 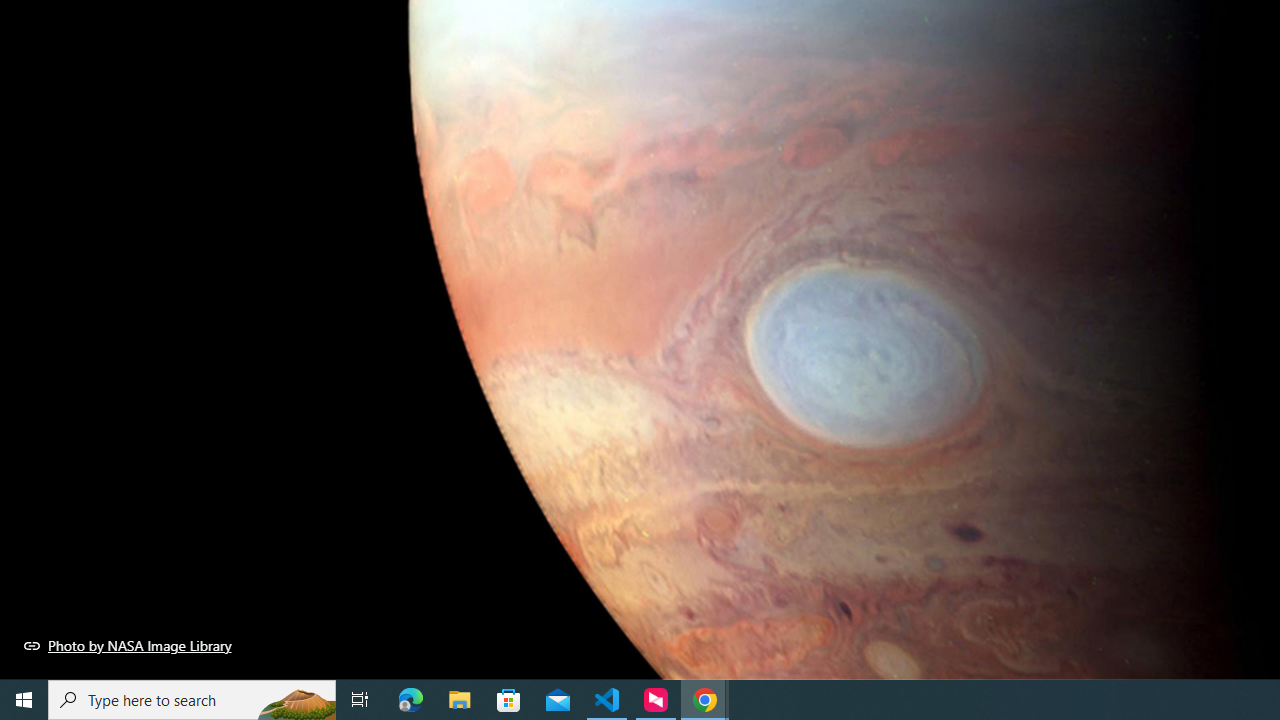 I want to click on 'Photo by NASA Image Library', so click(x=127, y=645).